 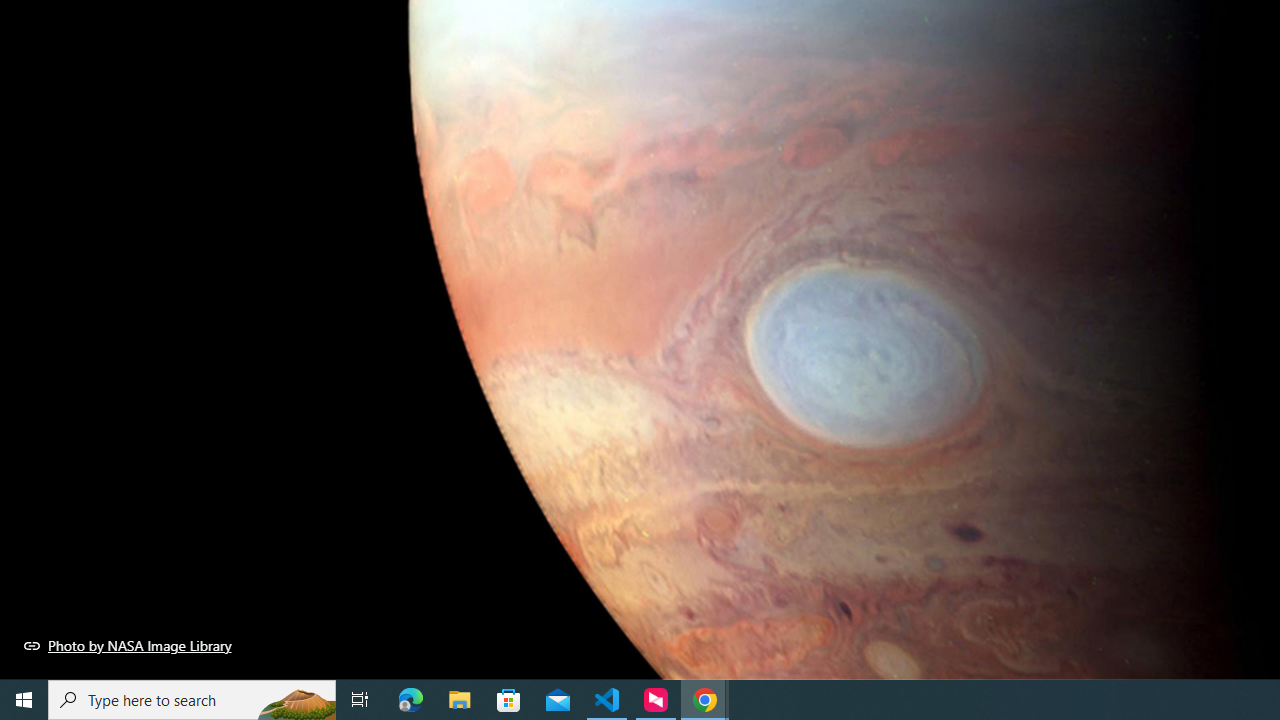 I want to click on 'Photo by NASA Image Library', so click(x=127, y=645).